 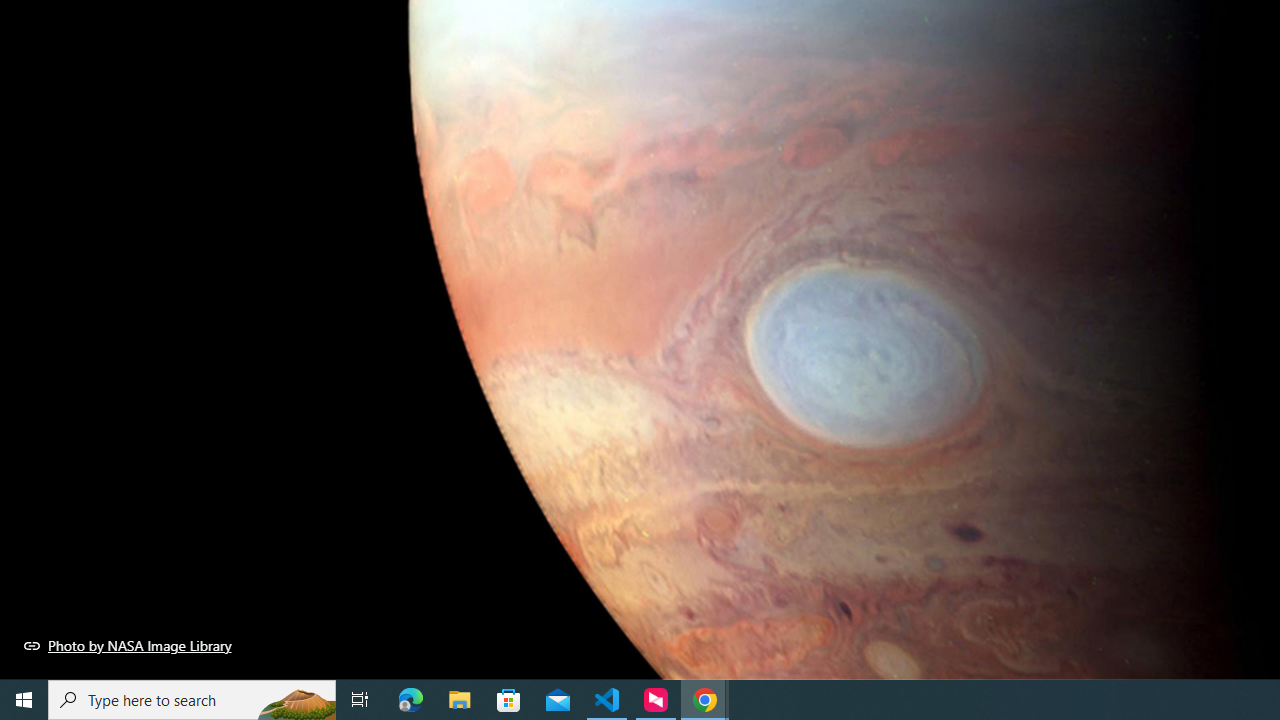 I want to click on 'Photo by NASA Image Library', so click(x=127, y=645).